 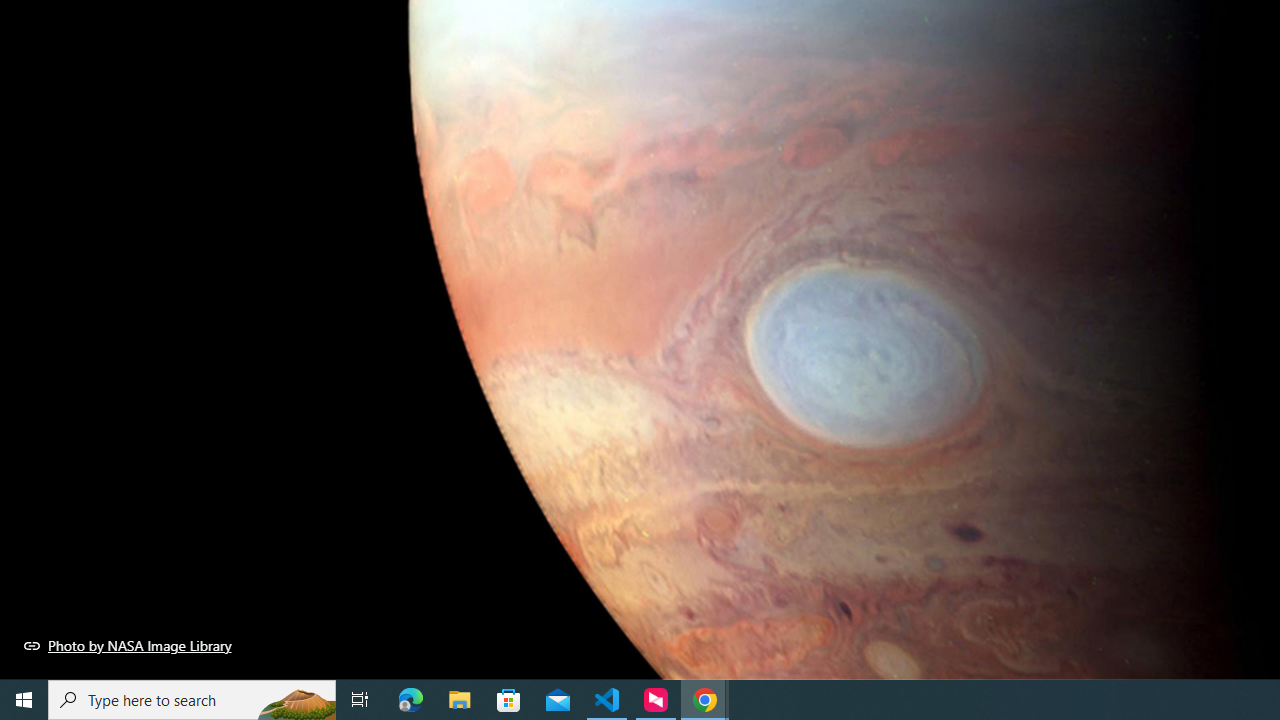 I want to click on 'Photo by NASA Image Library', so click(x=127, y=645).